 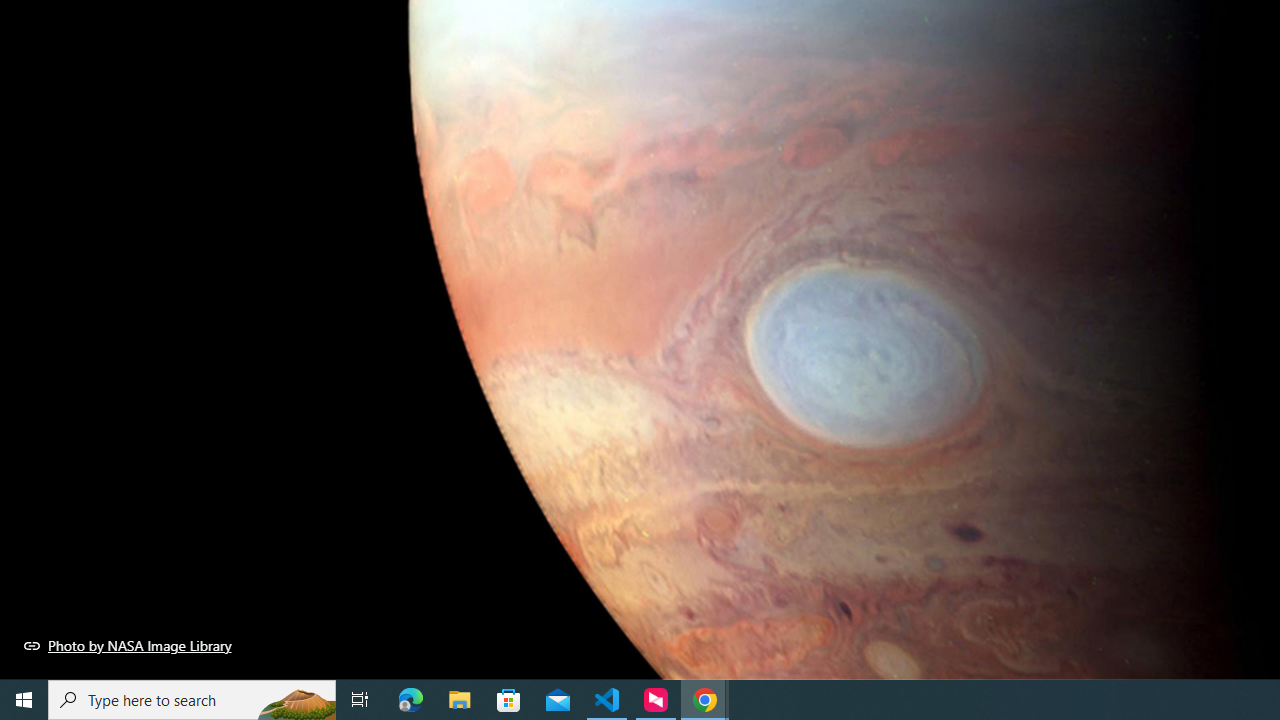 I want to click on 'Photo by NASA Image Library', so click(x=127, y=645).